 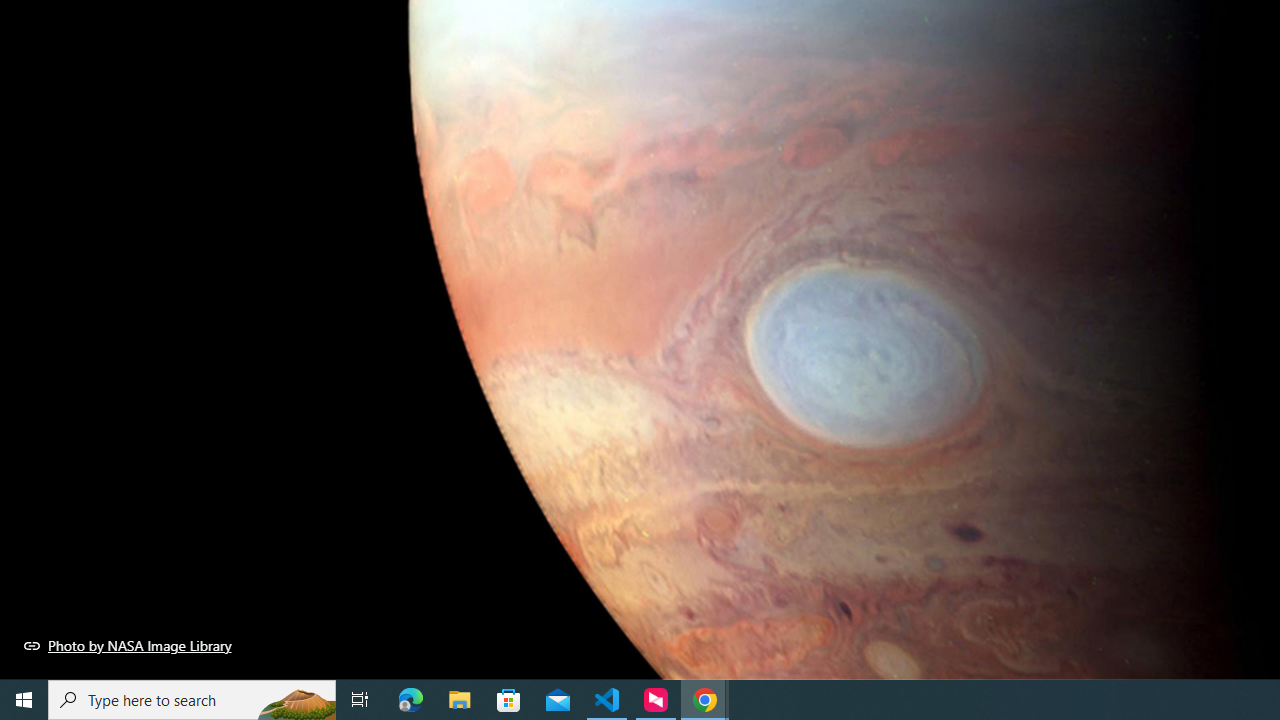 I want to click on 'Photo by NASA Image Library', so click(x=127, y=645).